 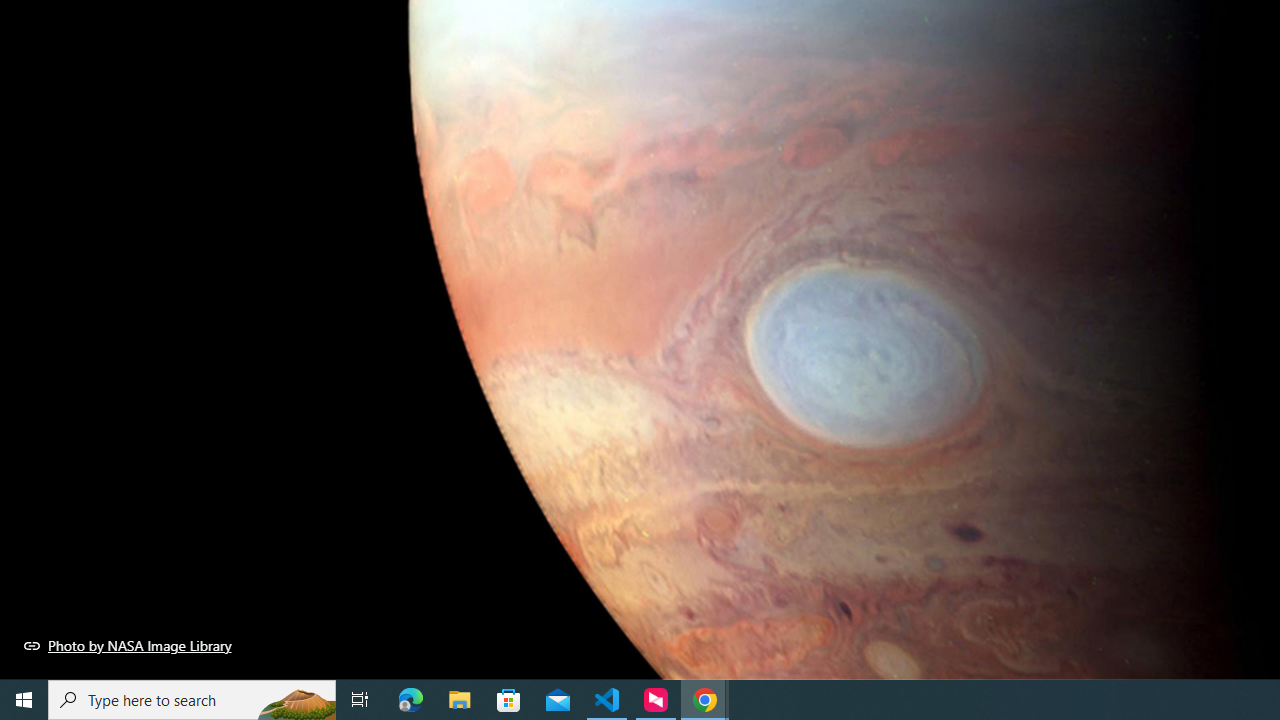 I want to click on 'Photo by NASA Image Library', so click(x=127, y=645).